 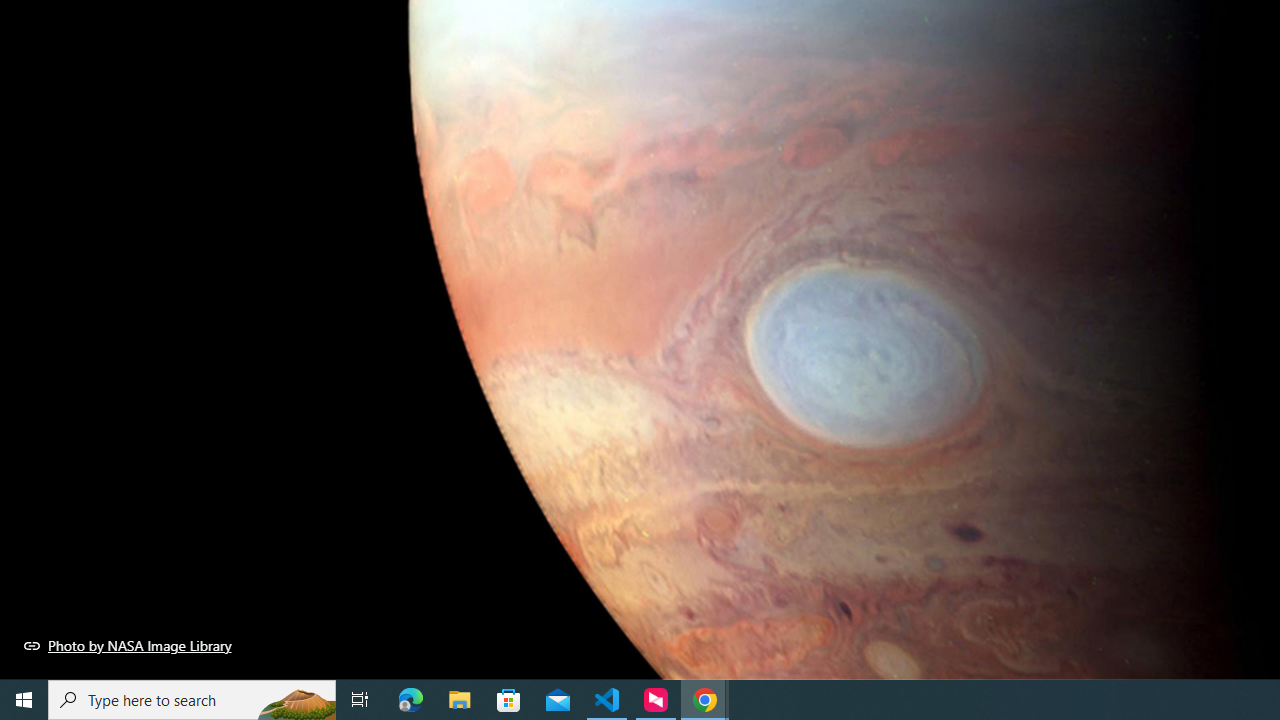 I want to click on 'Photo by NASA Image Library', so click(x=127, y=645).